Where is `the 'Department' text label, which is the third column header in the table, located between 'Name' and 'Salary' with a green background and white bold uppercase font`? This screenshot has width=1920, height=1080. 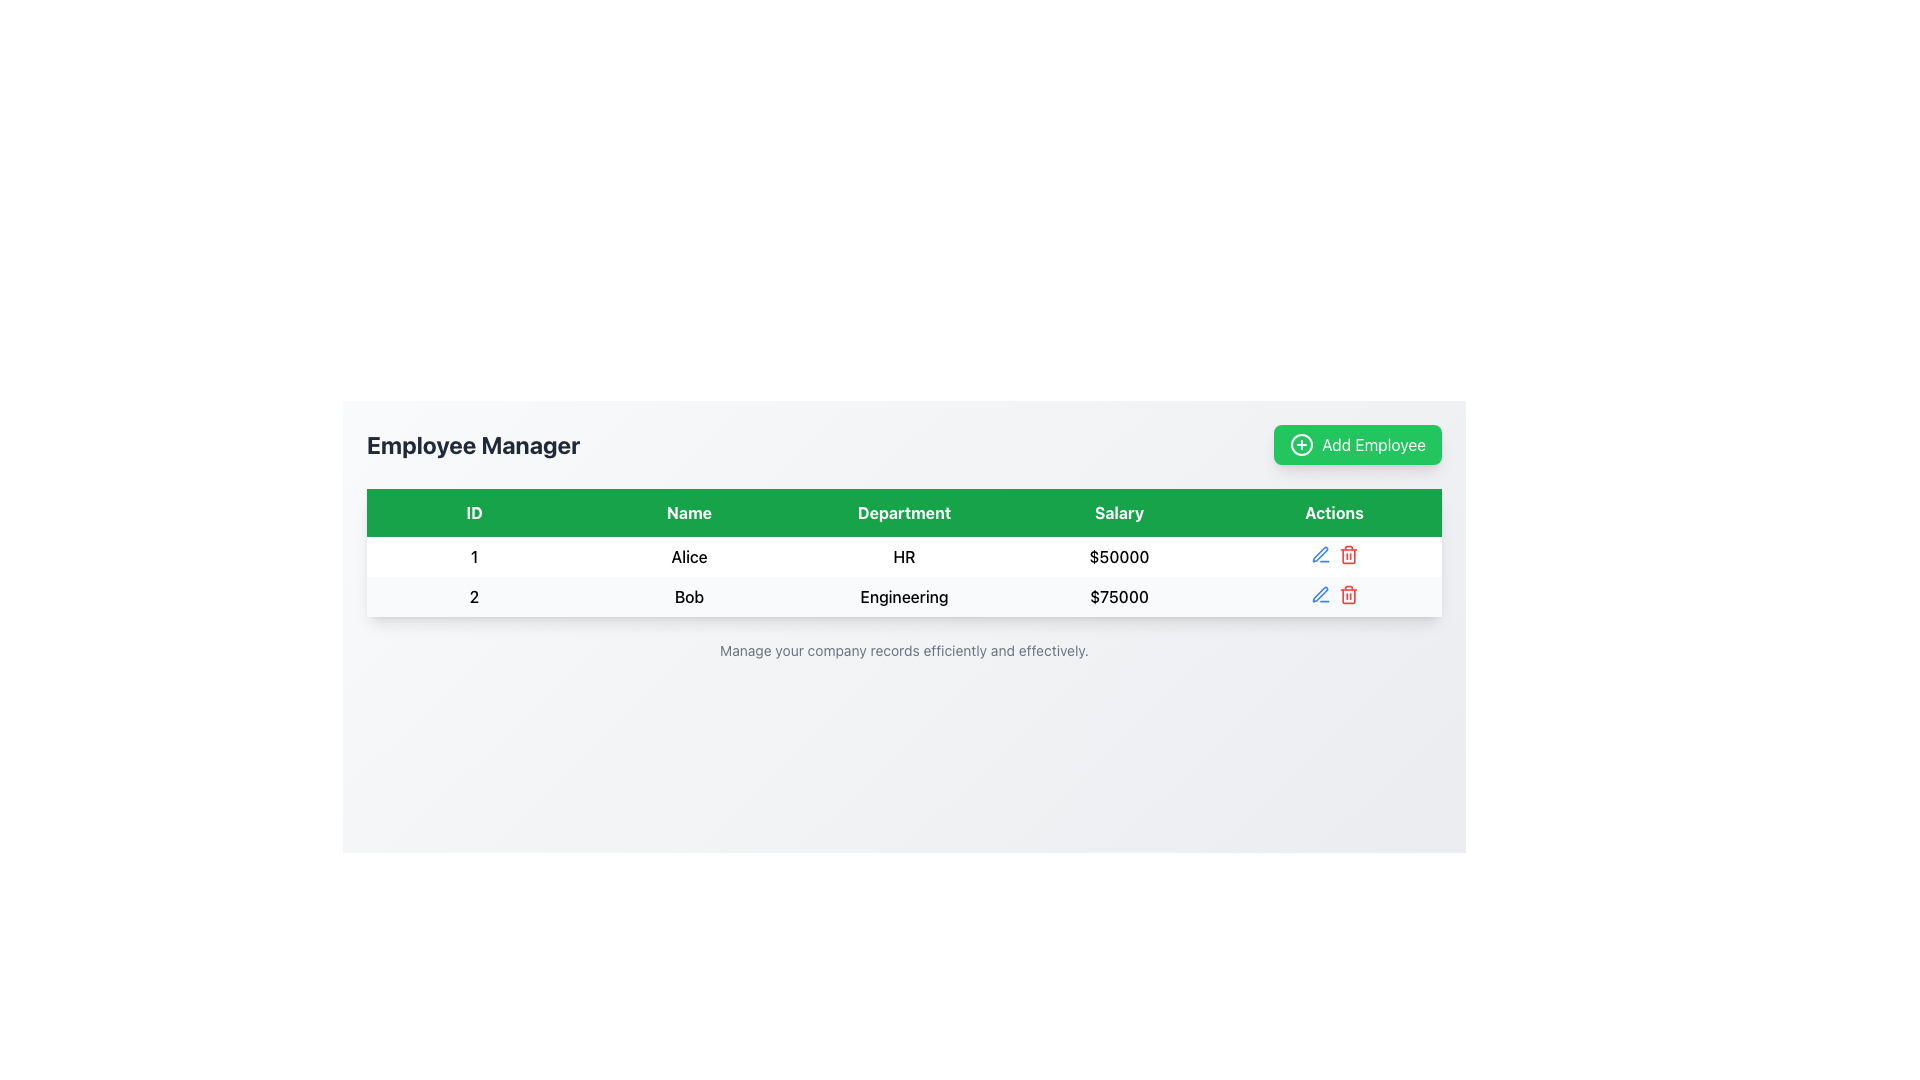 the 'Department' text label, which is the third column header in the table, located between 'Name' and 'Salary' with a green background and white bold uppercase font is located at coordinates (903, 512).